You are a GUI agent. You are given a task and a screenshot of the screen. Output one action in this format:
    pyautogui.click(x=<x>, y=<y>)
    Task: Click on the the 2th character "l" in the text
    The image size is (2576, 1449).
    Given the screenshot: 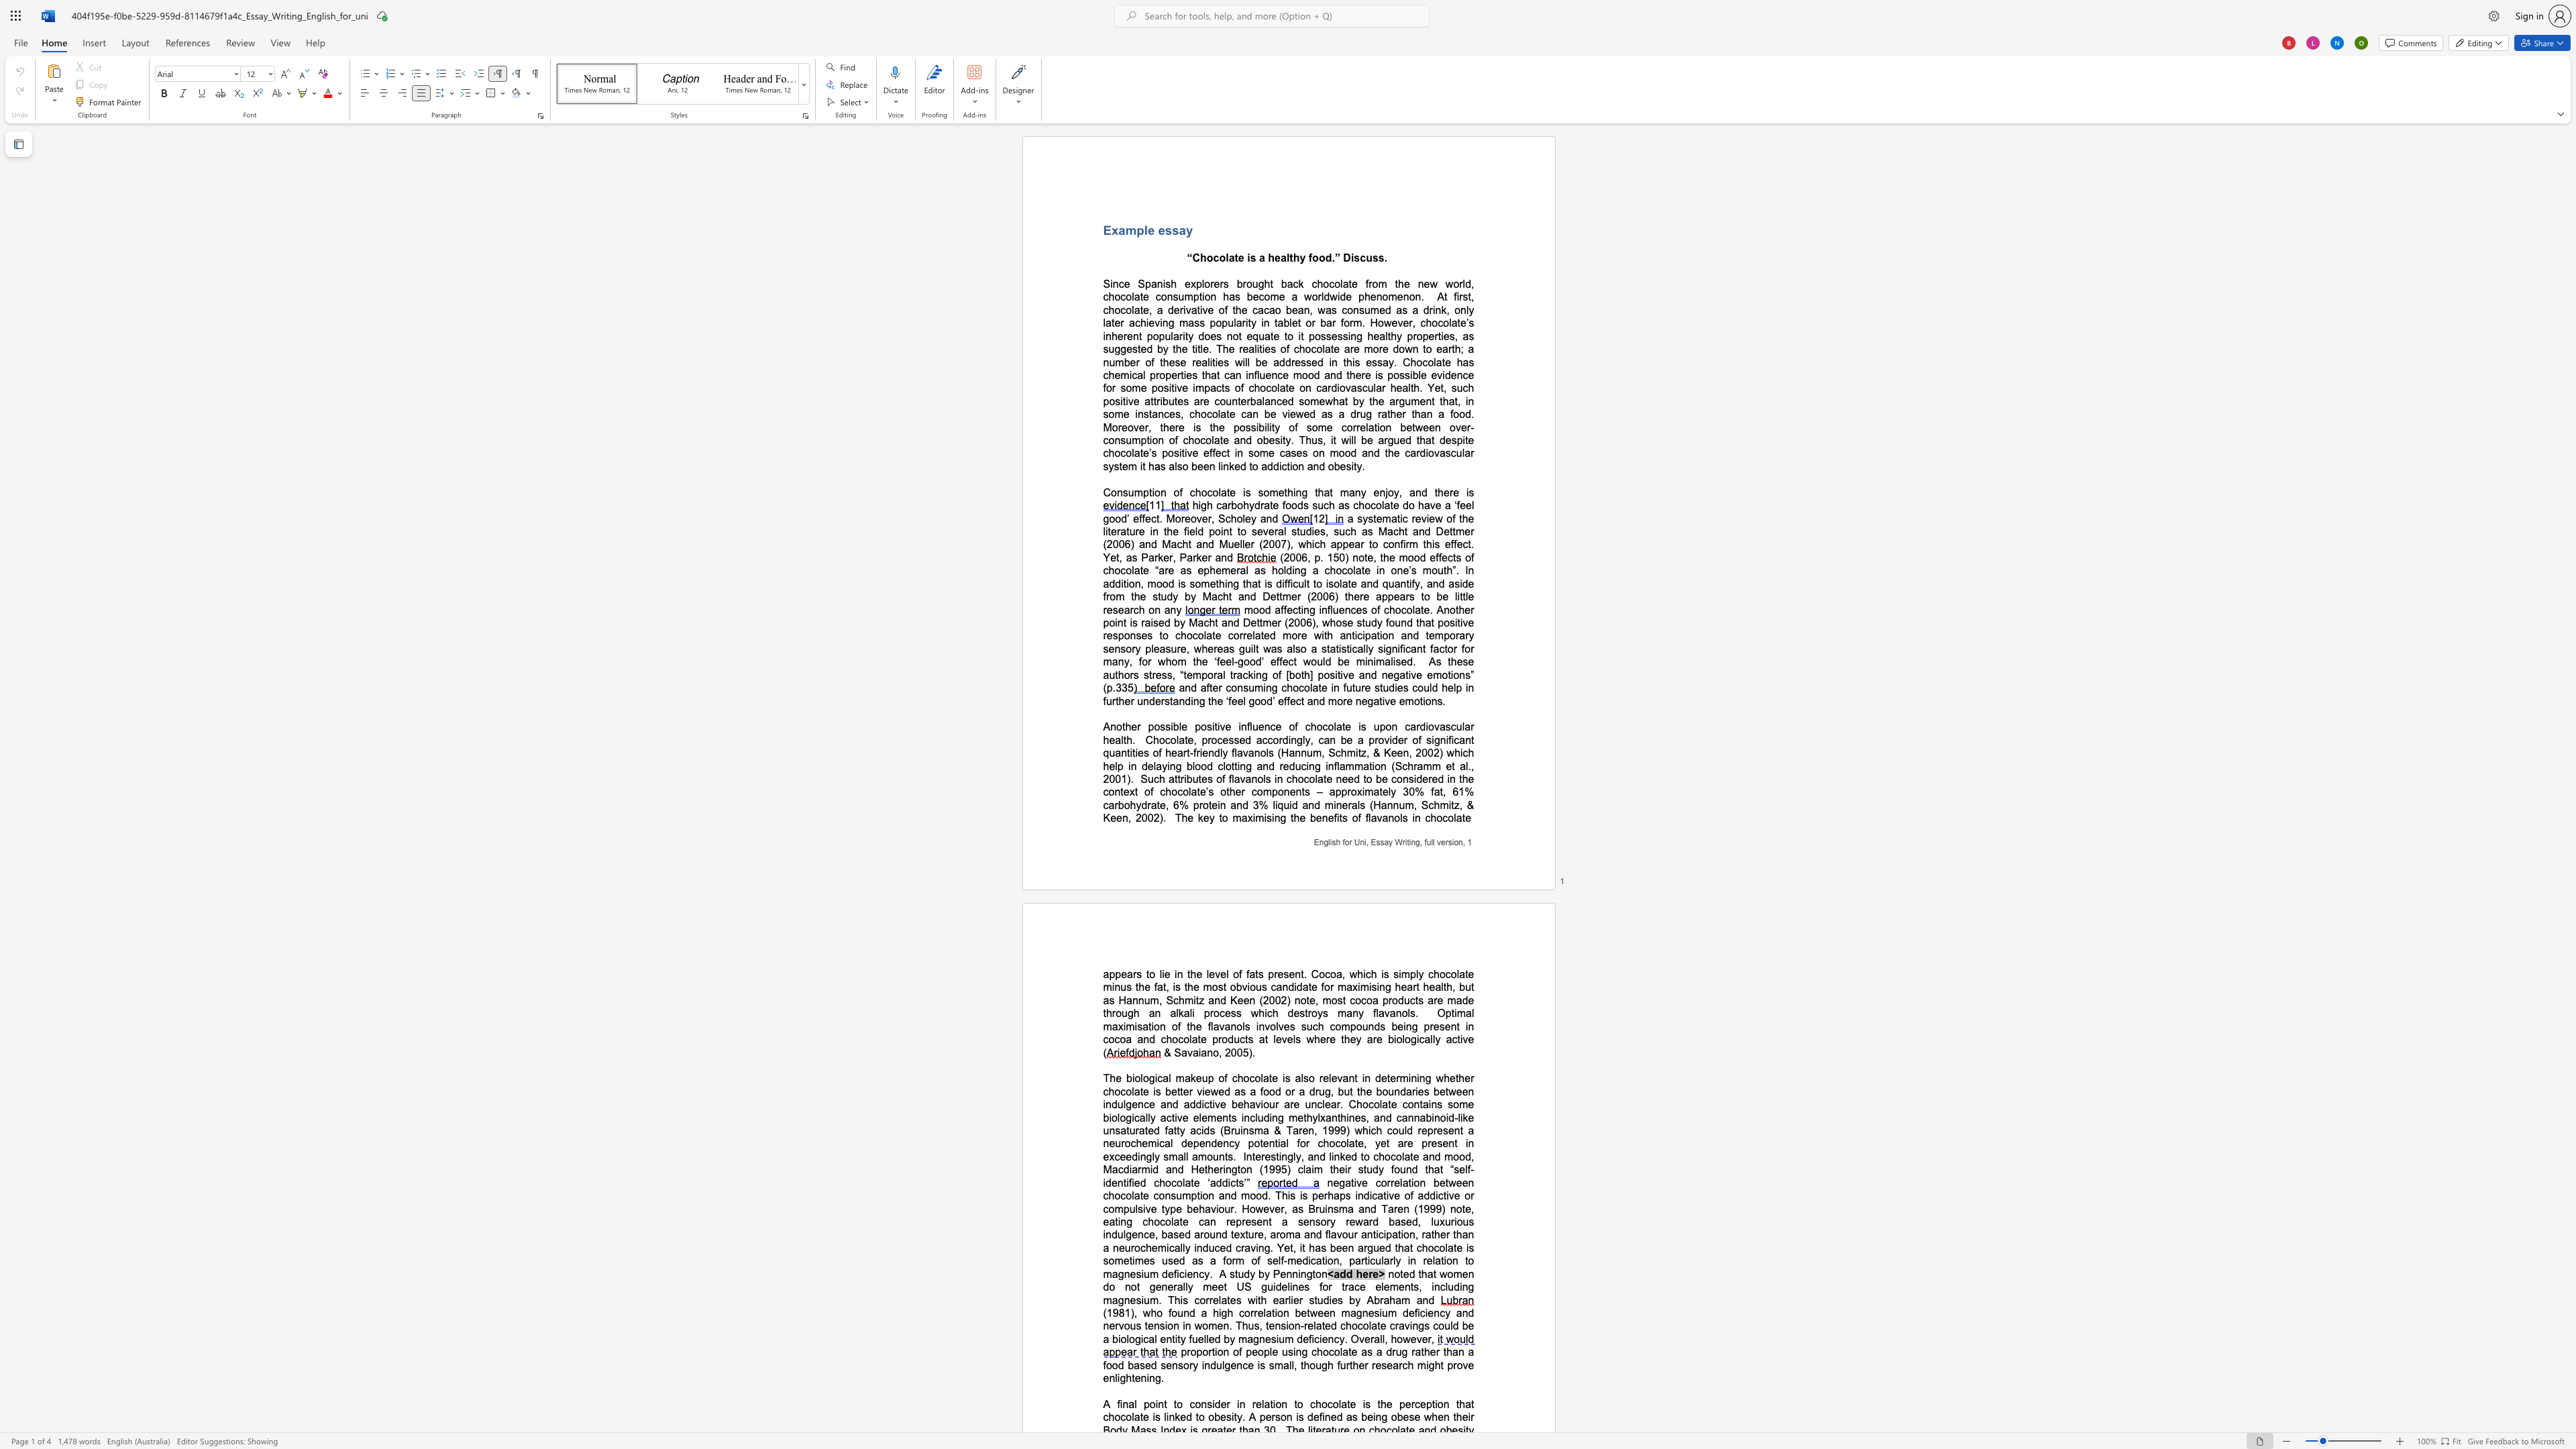 What is the action you would take?
    pyautogui.click(x=1250, y=726)
    